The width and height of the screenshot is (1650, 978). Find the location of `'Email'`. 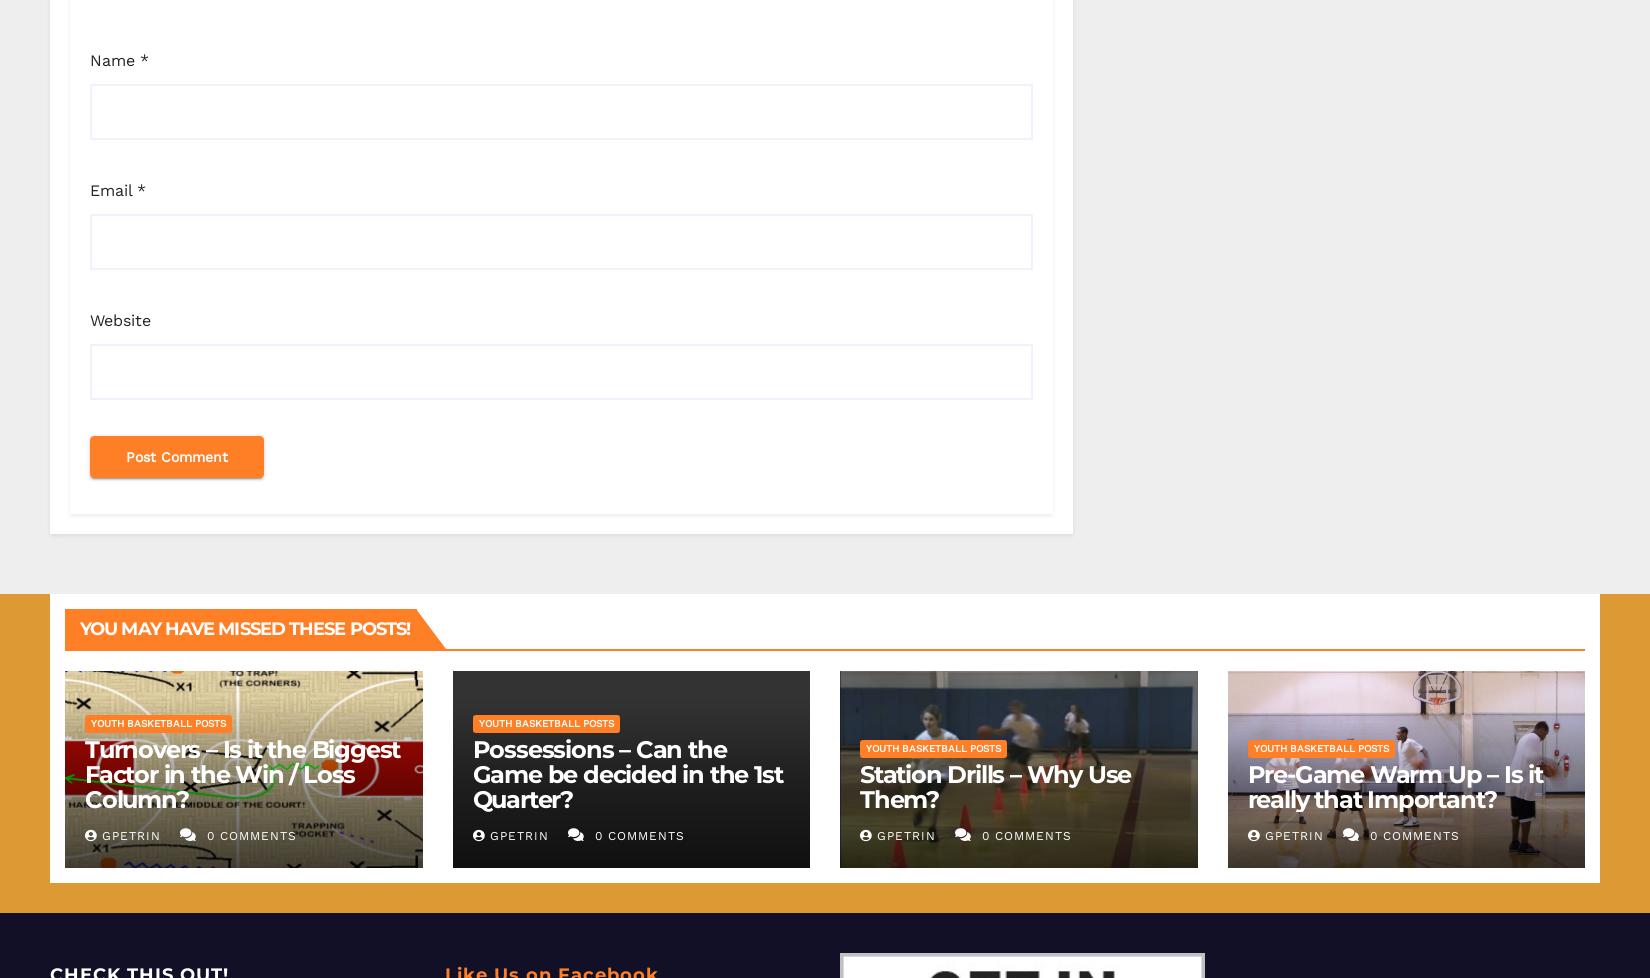

'Email' is located at coordinates (113, 189).